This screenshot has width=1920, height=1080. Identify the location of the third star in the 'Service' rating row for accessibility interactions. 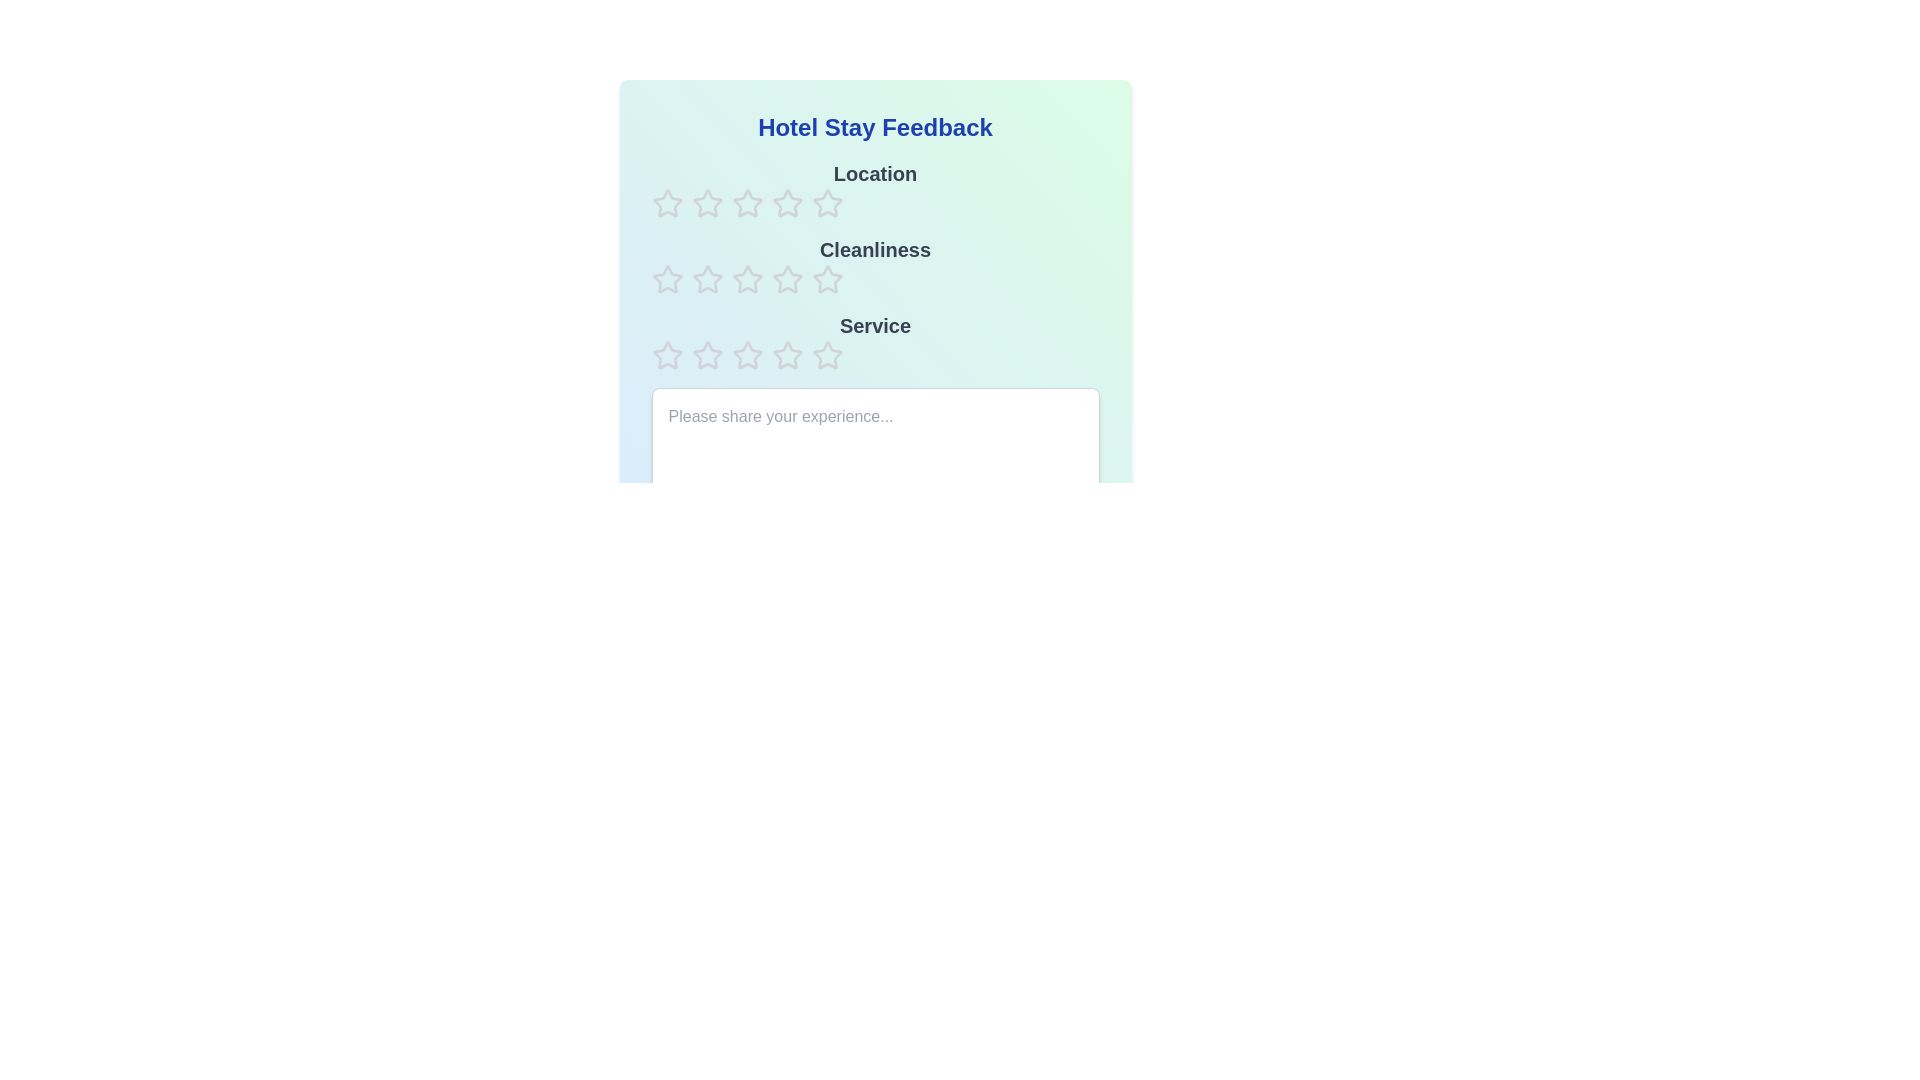
(786, 354).